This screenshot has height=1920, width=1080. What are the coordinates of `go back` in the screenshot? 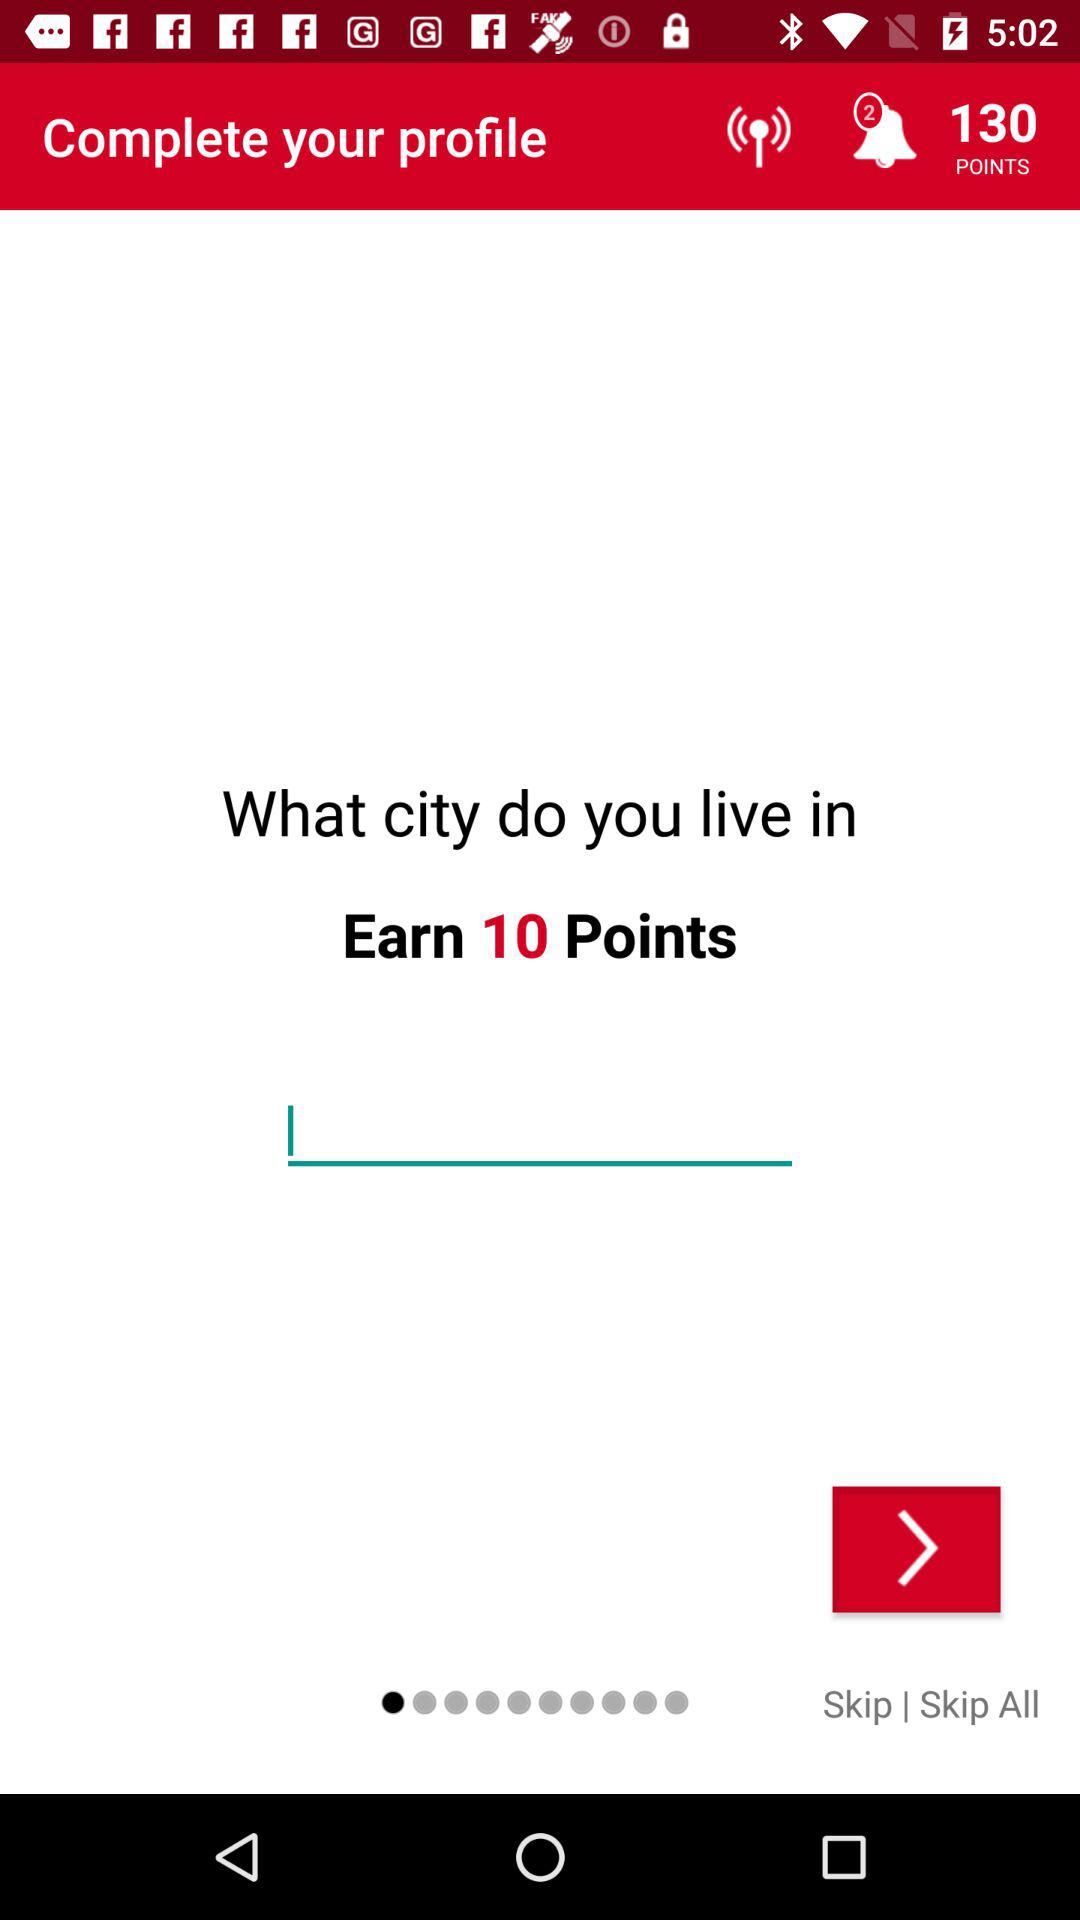 It's located at (916, 1548).